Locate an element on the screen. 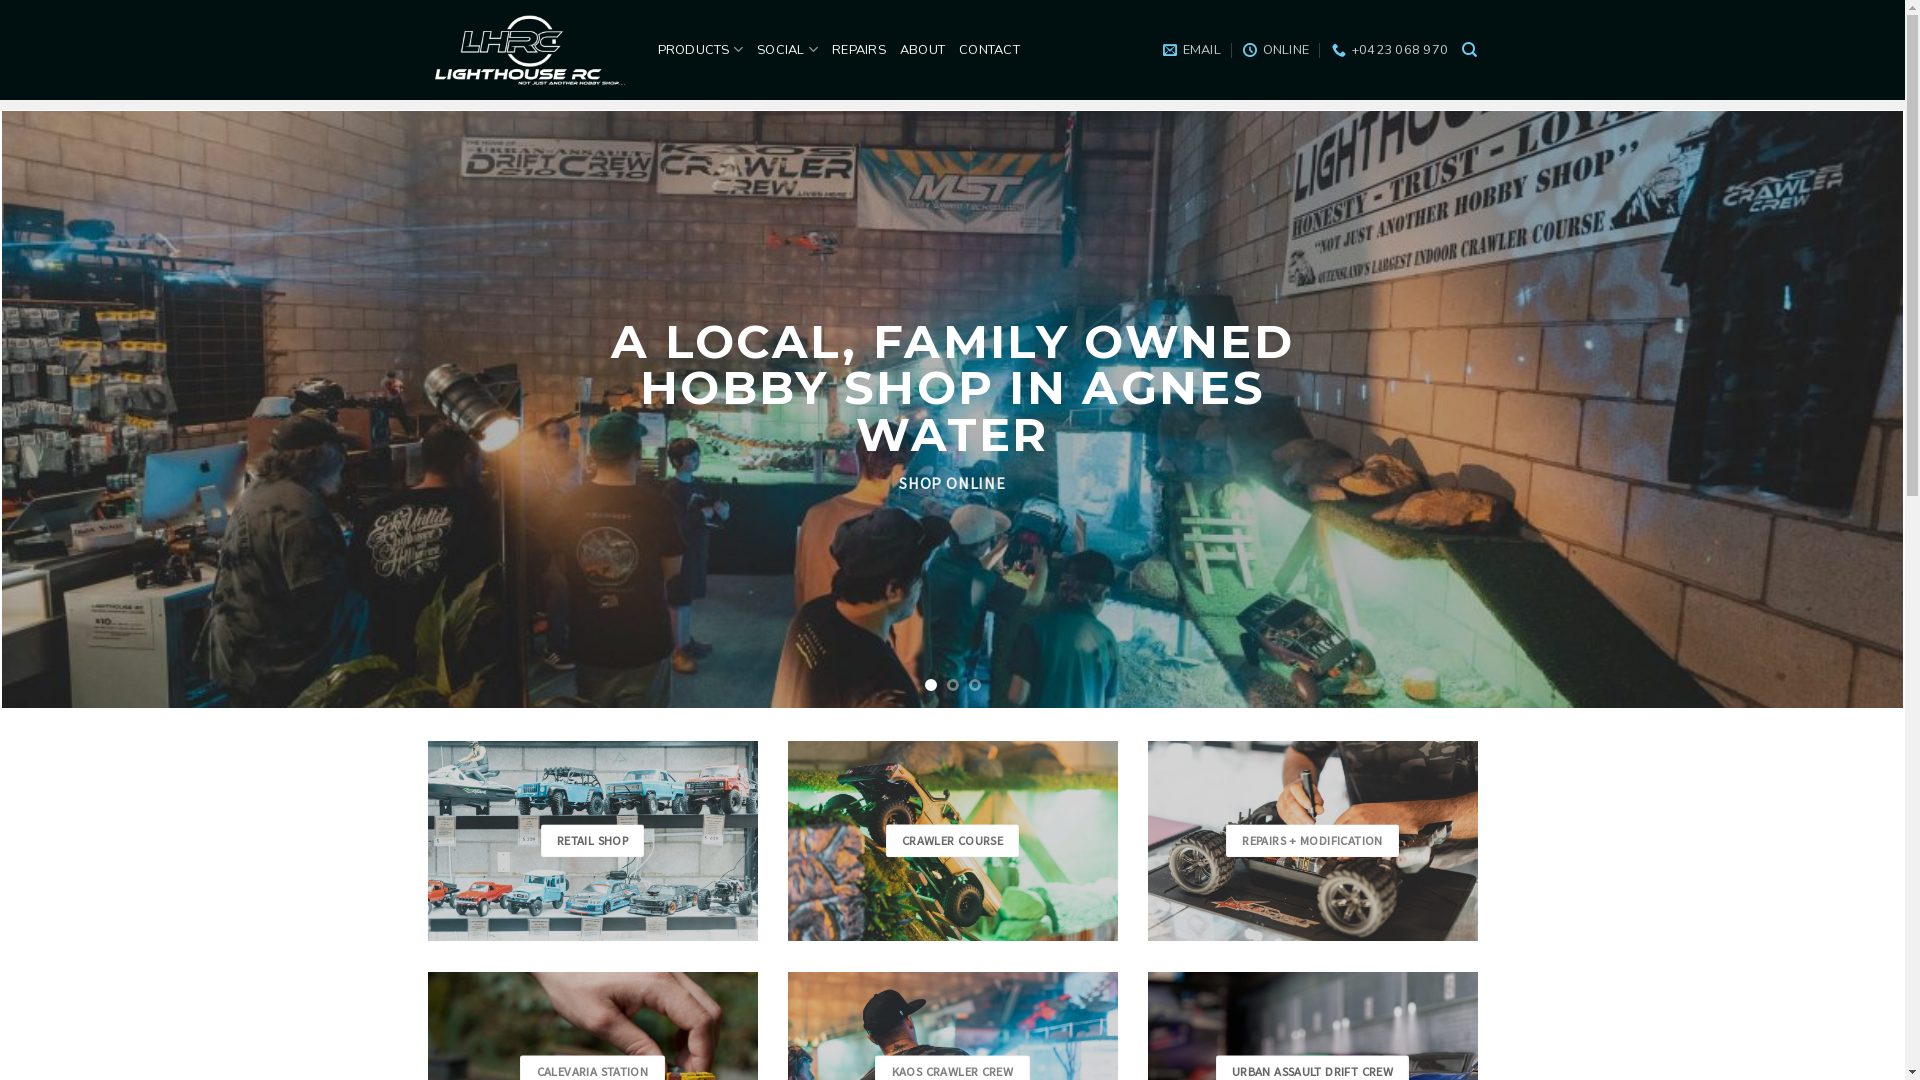 The image size is (1920, 1080). 'EMAIL' is located at coordinates (1191, 49).